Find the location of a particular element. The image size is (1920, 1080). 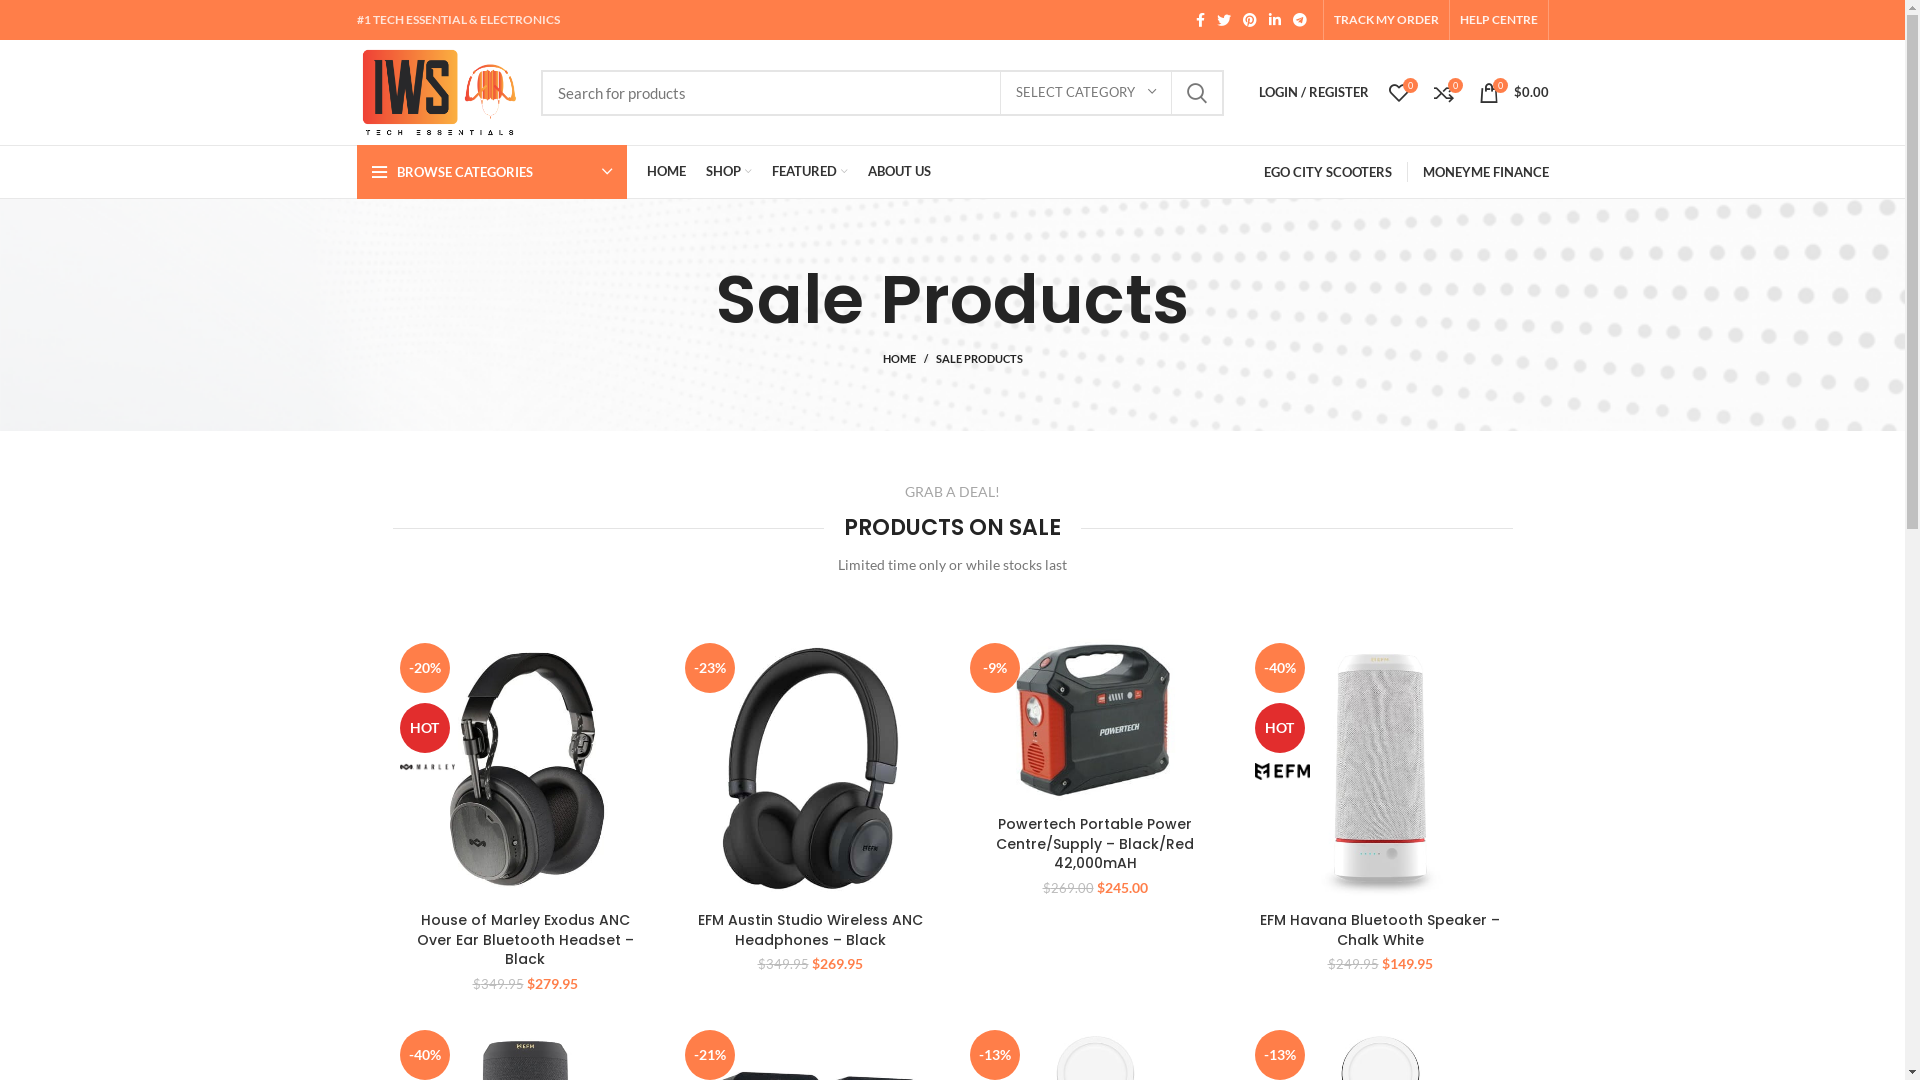

'0' is located at coordinates (1444, 92).